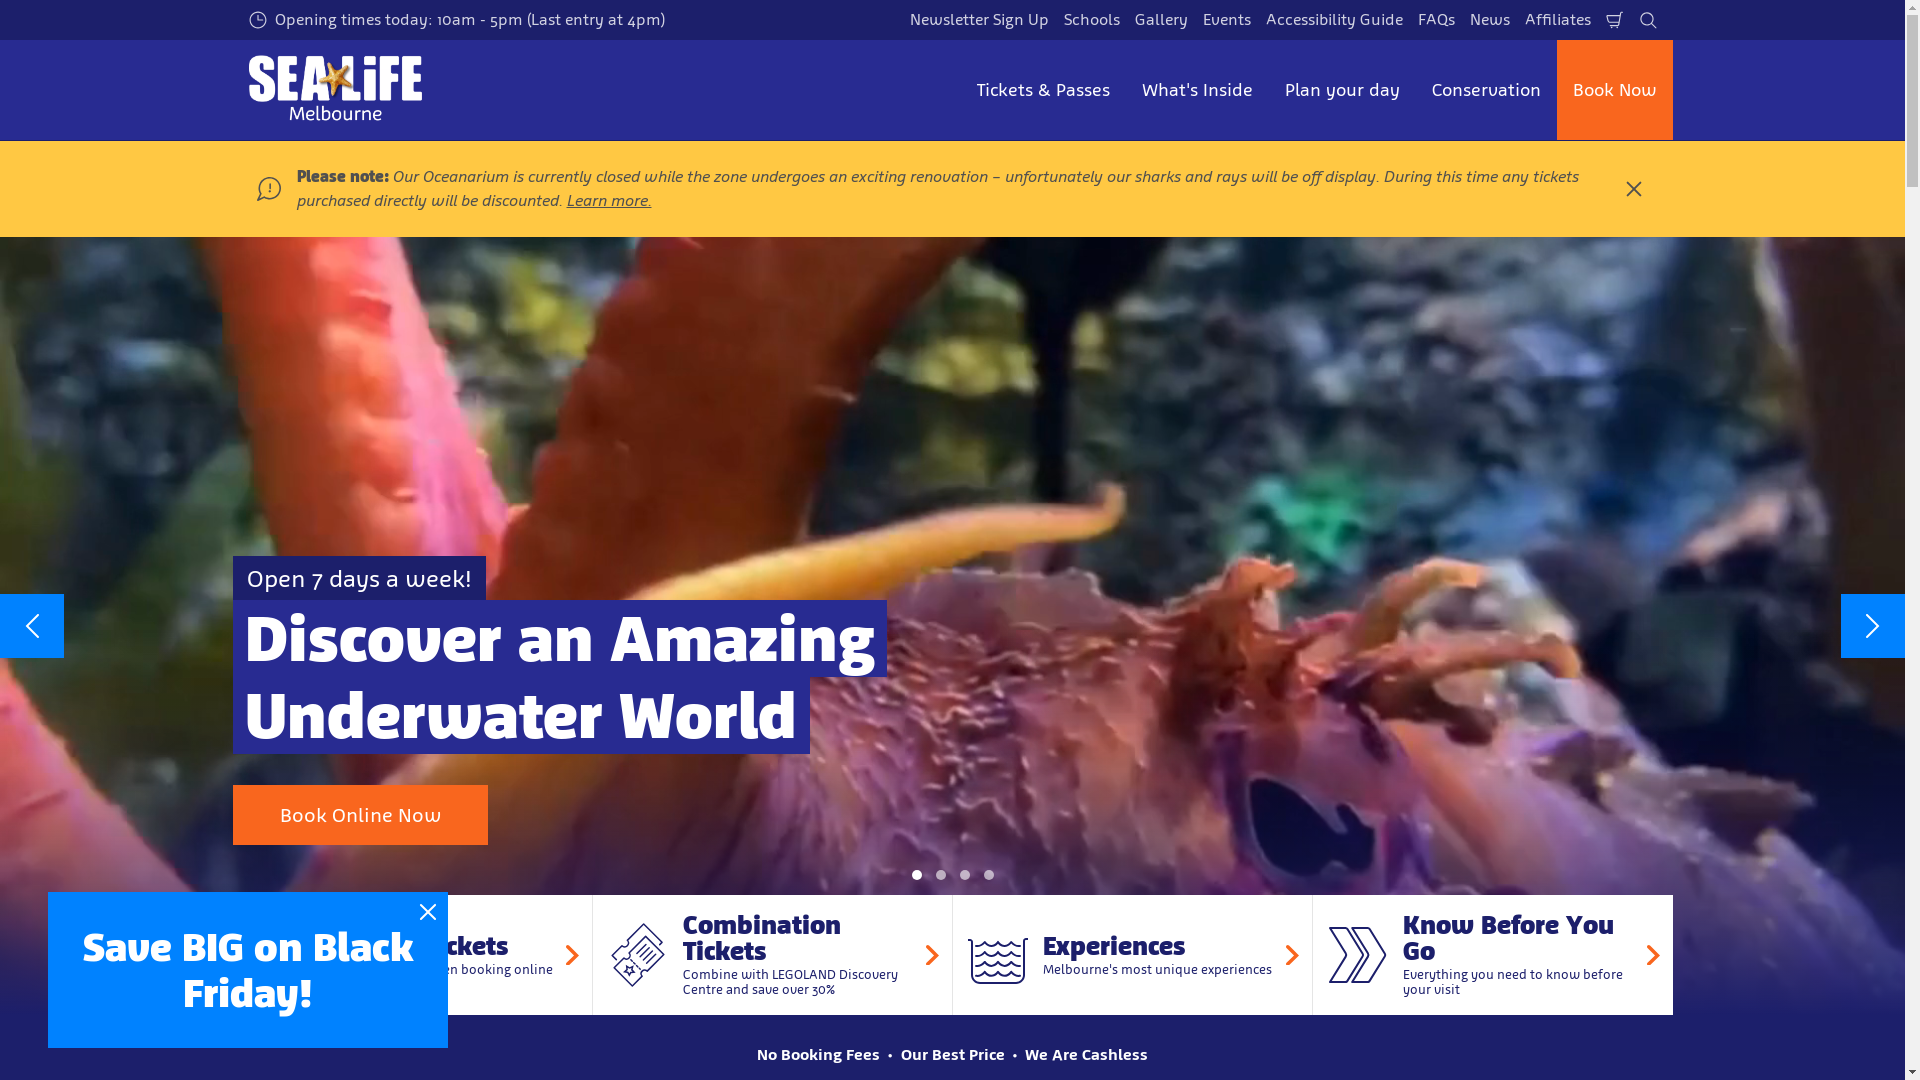  What do you see at coordinates (1486, 88) in the screenshot?
I see `'Conservation'` at bounding box center [1486, 88].